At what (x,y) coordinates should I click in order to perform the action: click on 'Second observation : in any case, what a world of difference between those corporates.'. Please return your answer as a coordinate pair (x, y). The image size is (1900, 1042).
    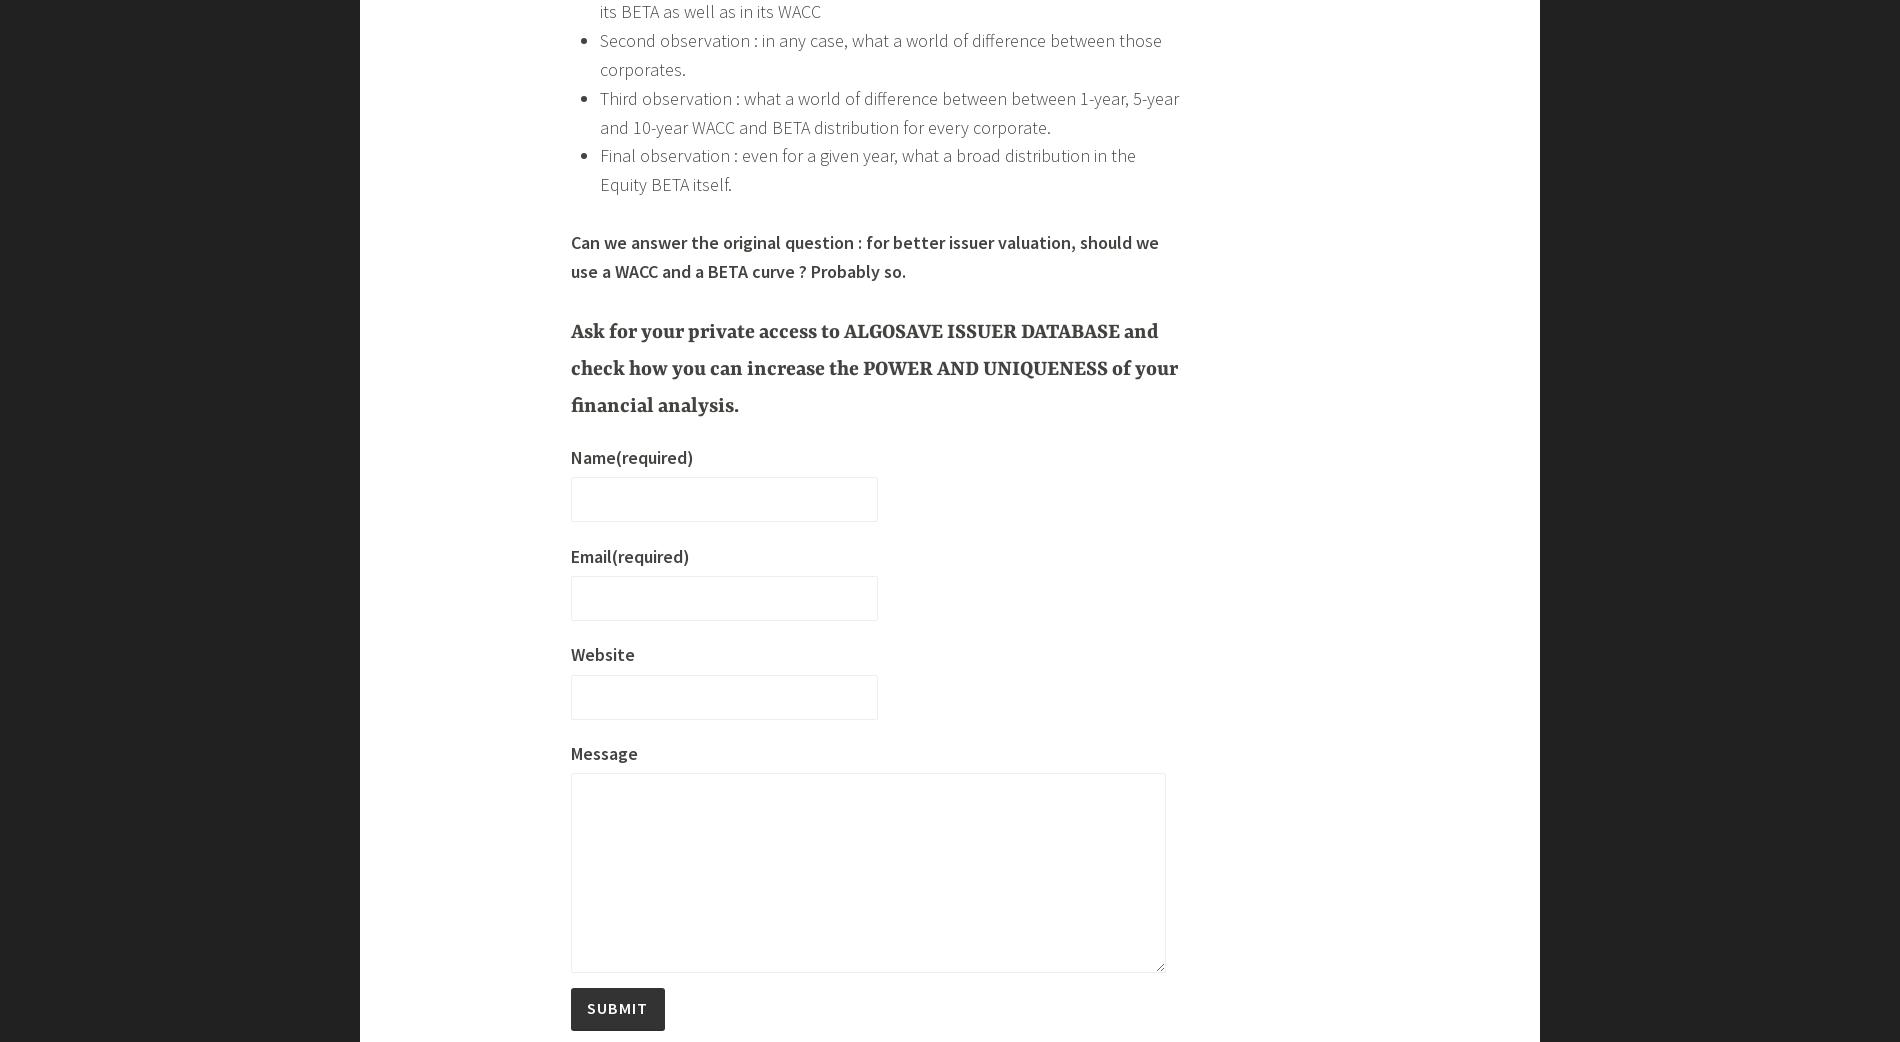
    Looking at the image, I should click on (879, 886).